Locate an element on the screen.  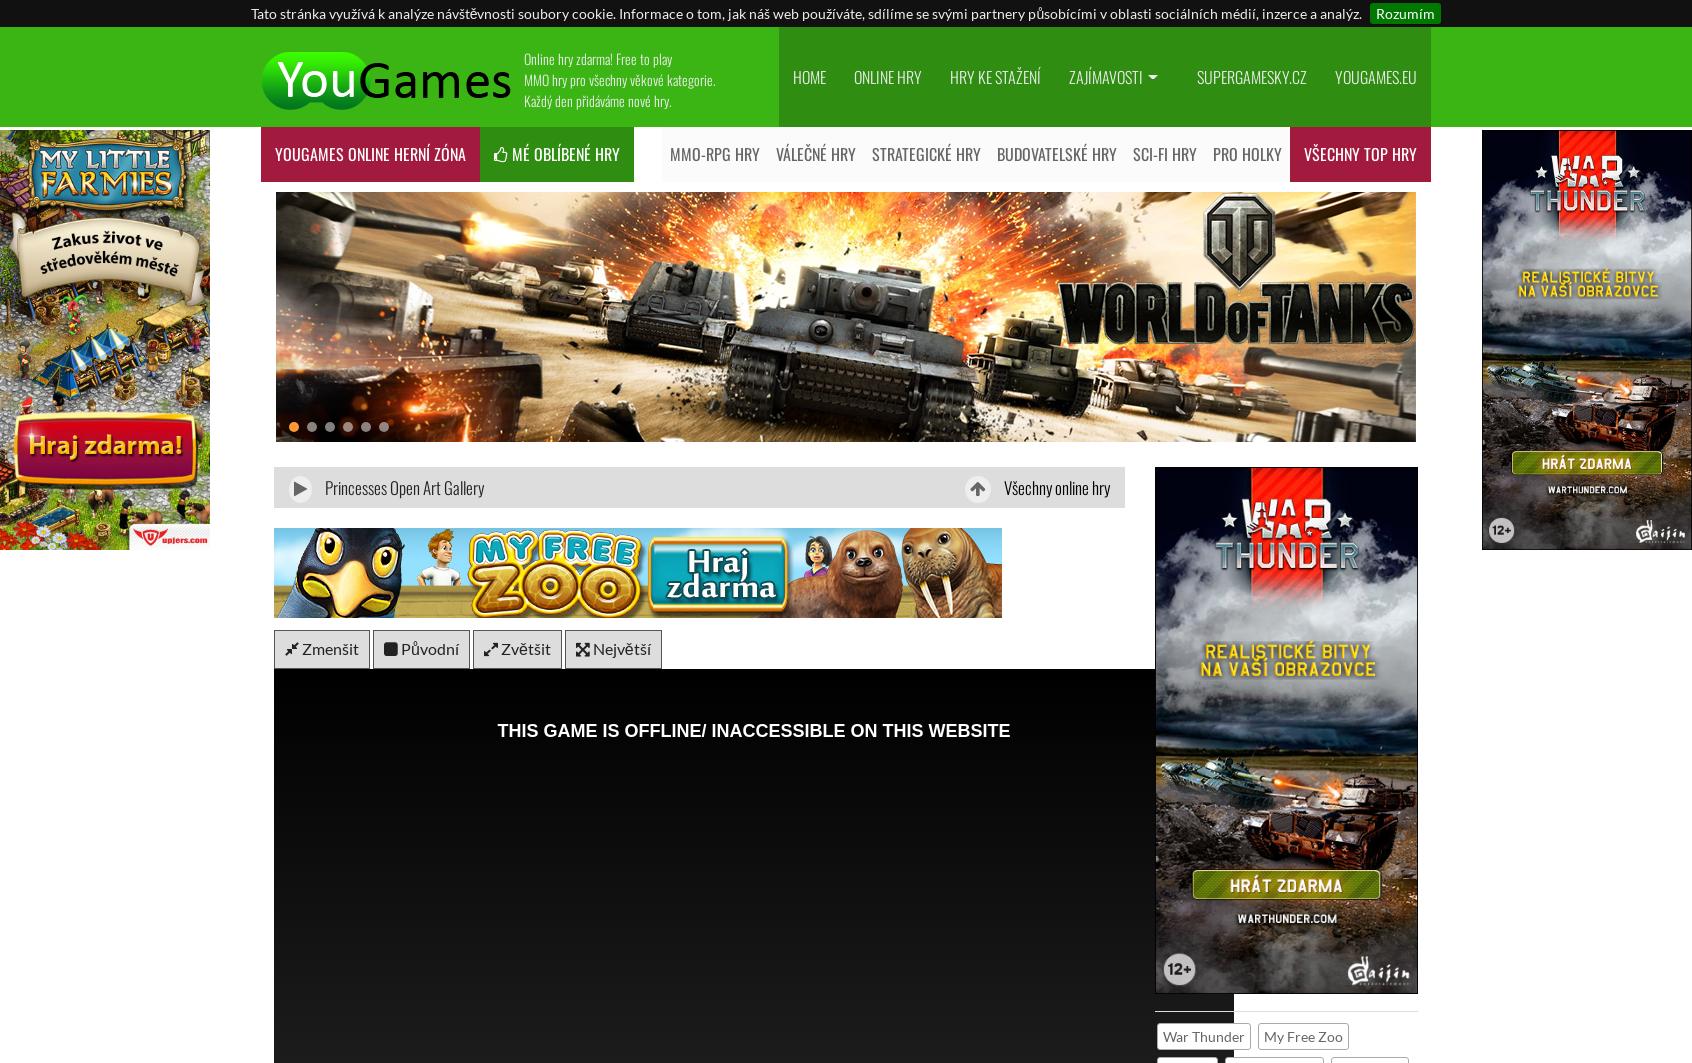
'Strategické hry' is located at coordinates (926, 154).